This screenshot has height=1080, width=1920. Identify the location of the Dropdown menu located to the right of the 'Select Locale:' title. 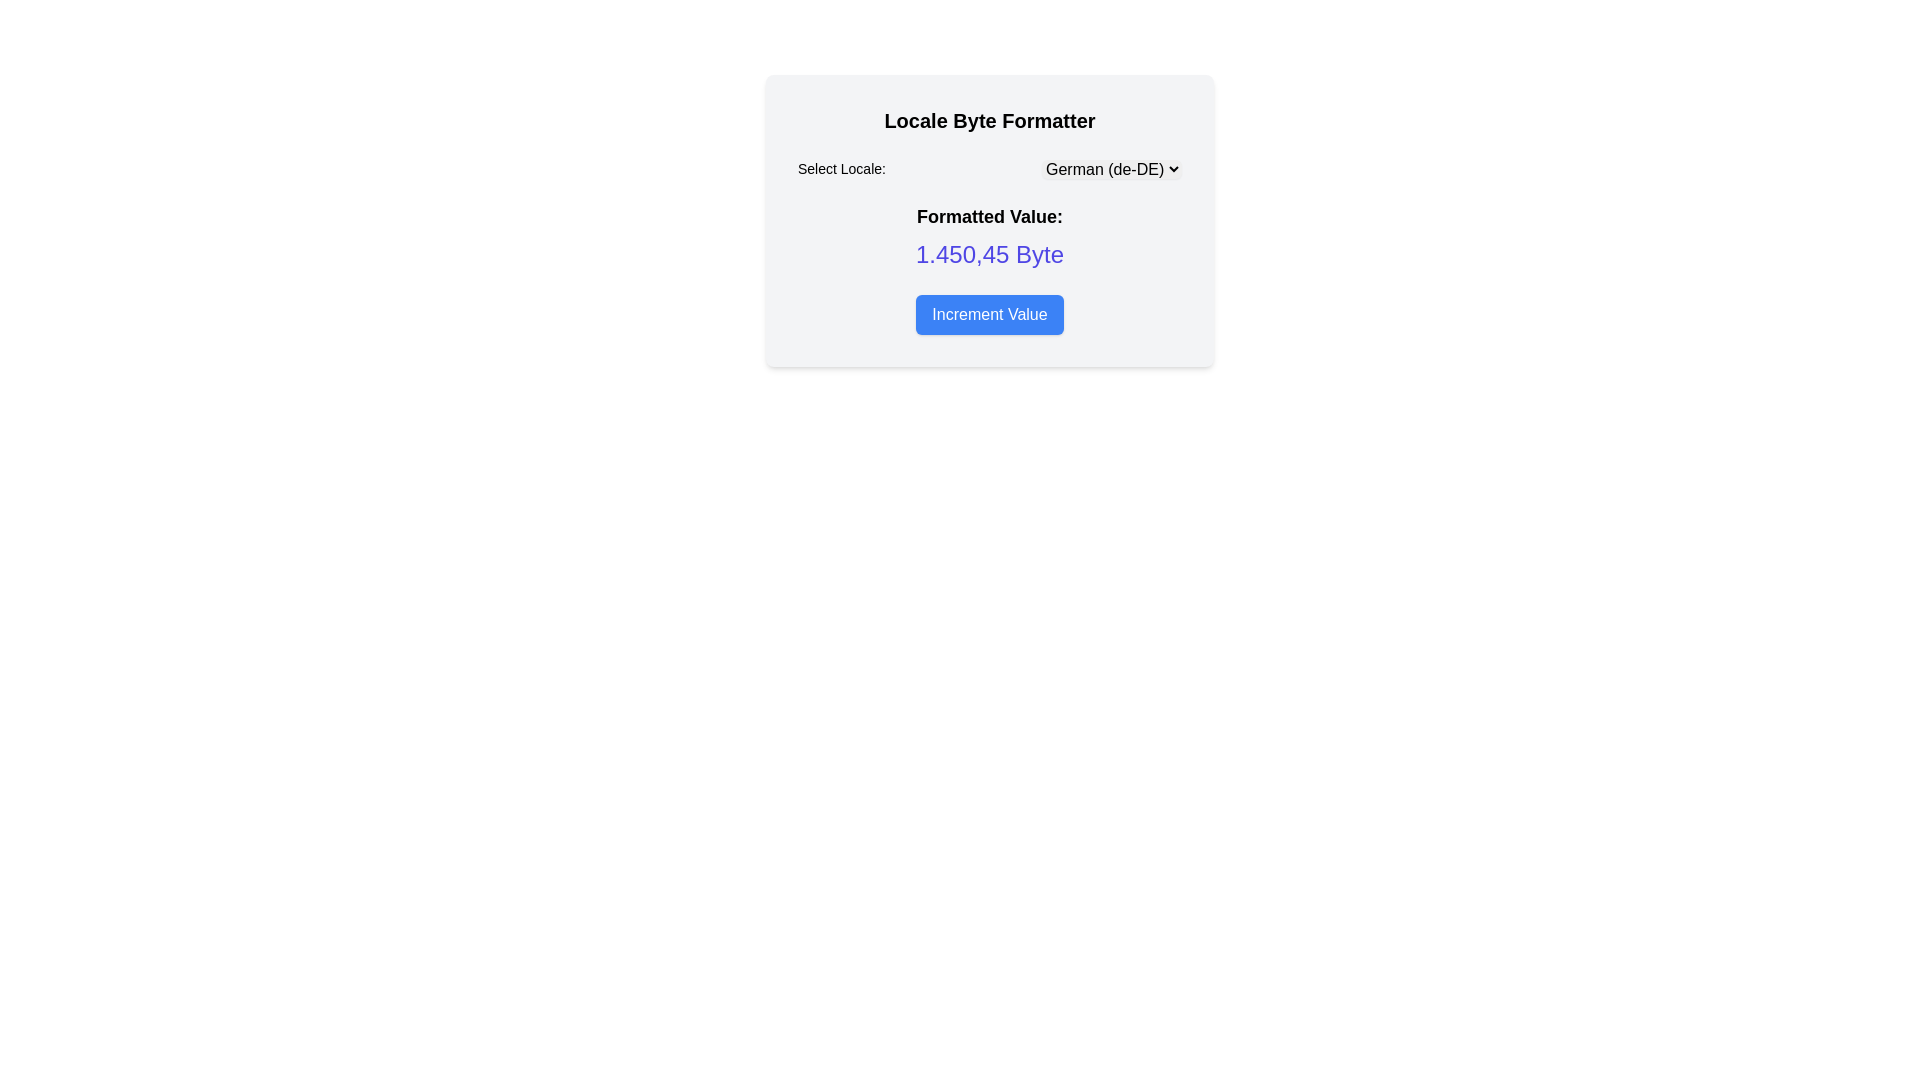
(1111, 168).